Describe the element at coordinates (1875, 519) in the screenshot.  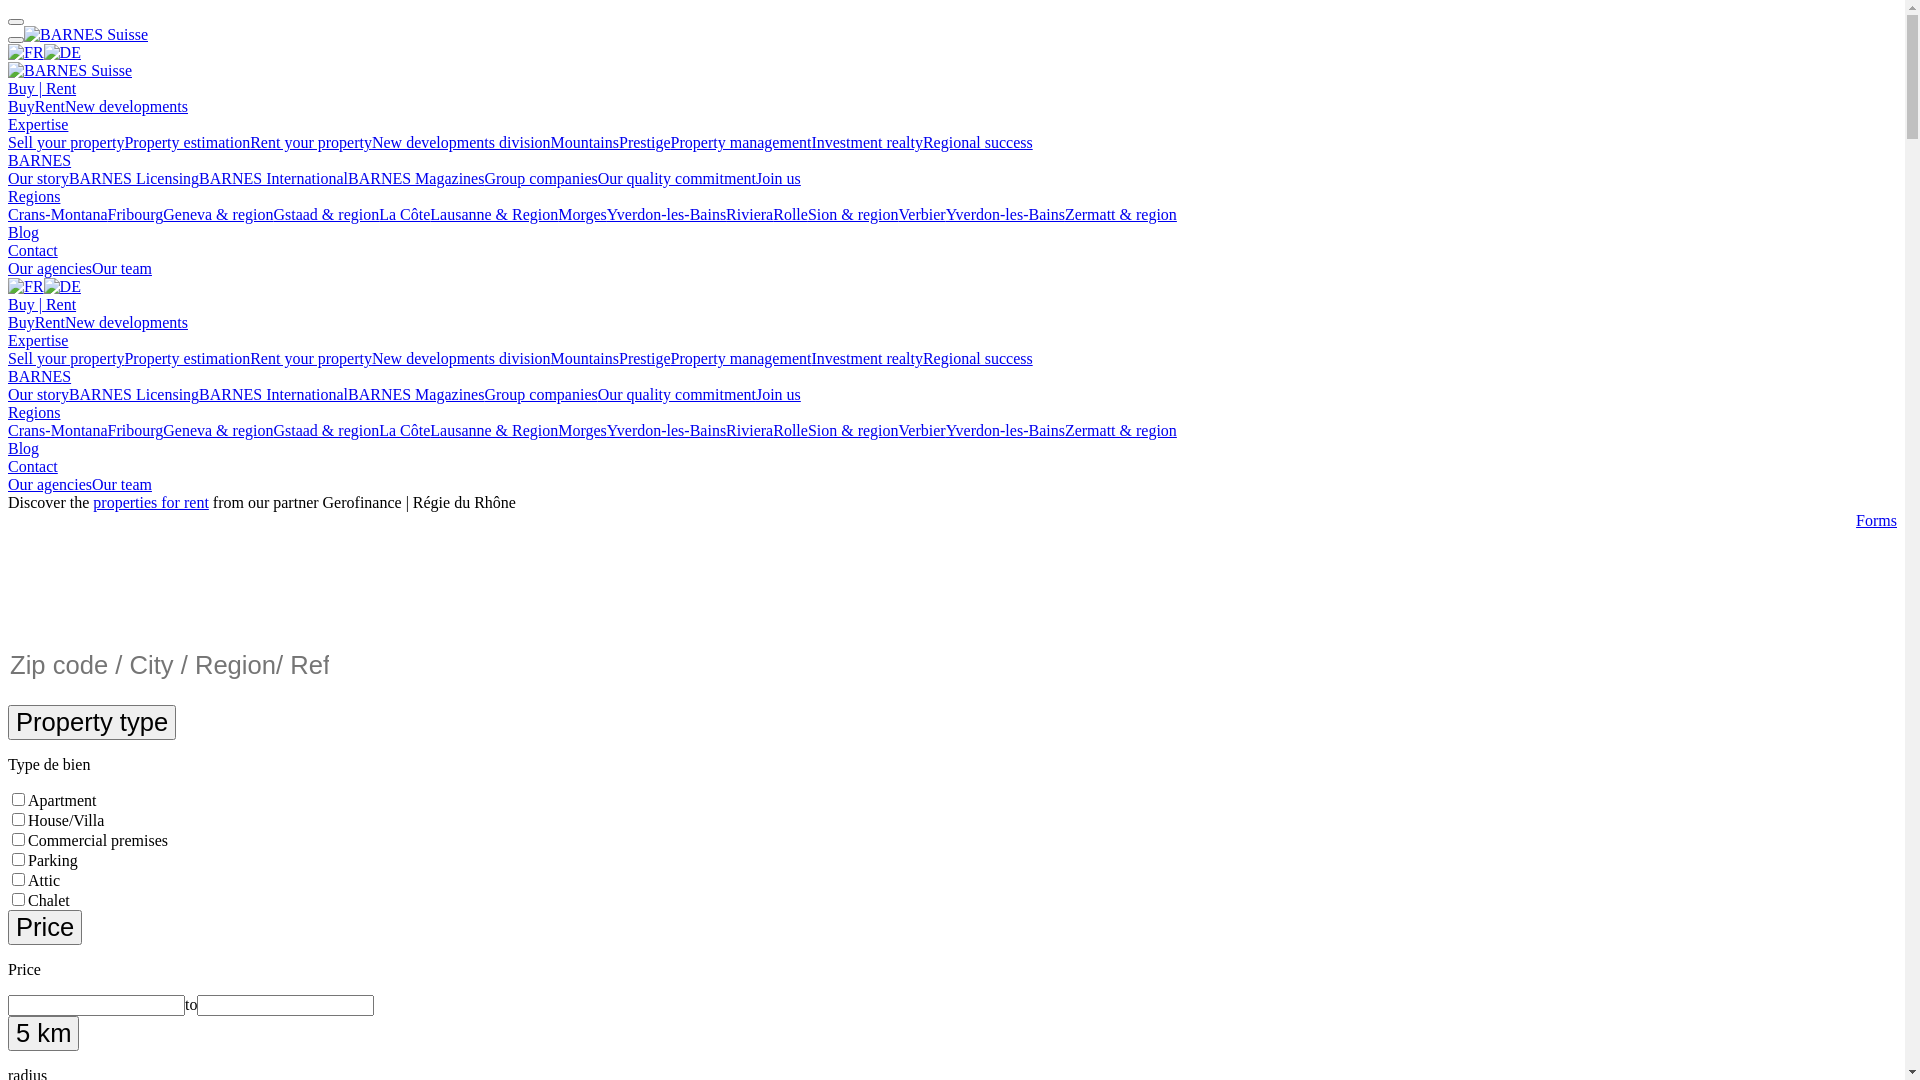
I see `'Forms'` at that location.